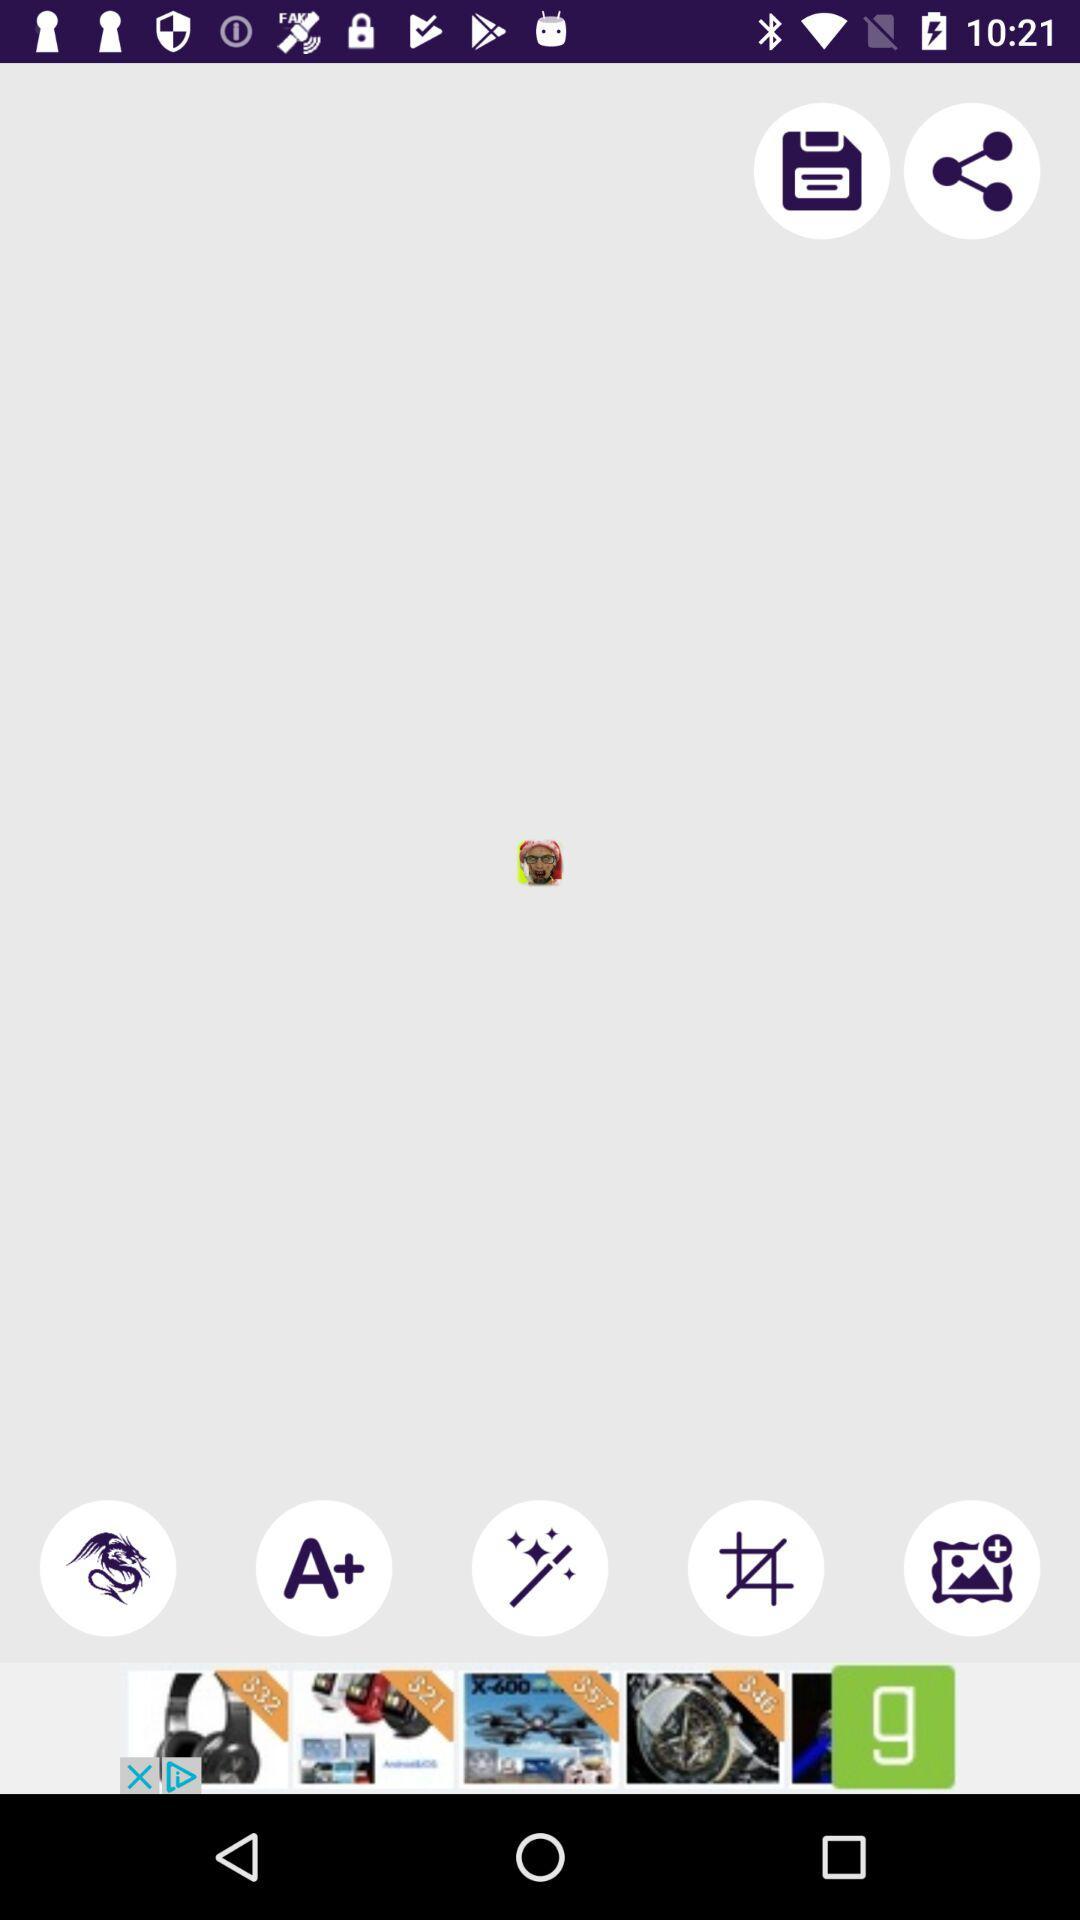 This screenshot has width=1080, height=1920. What do you see at coordinates (540, 1727) in the screenshot?
I see `advertisement link to different site` at bounding box center [540, 1727].